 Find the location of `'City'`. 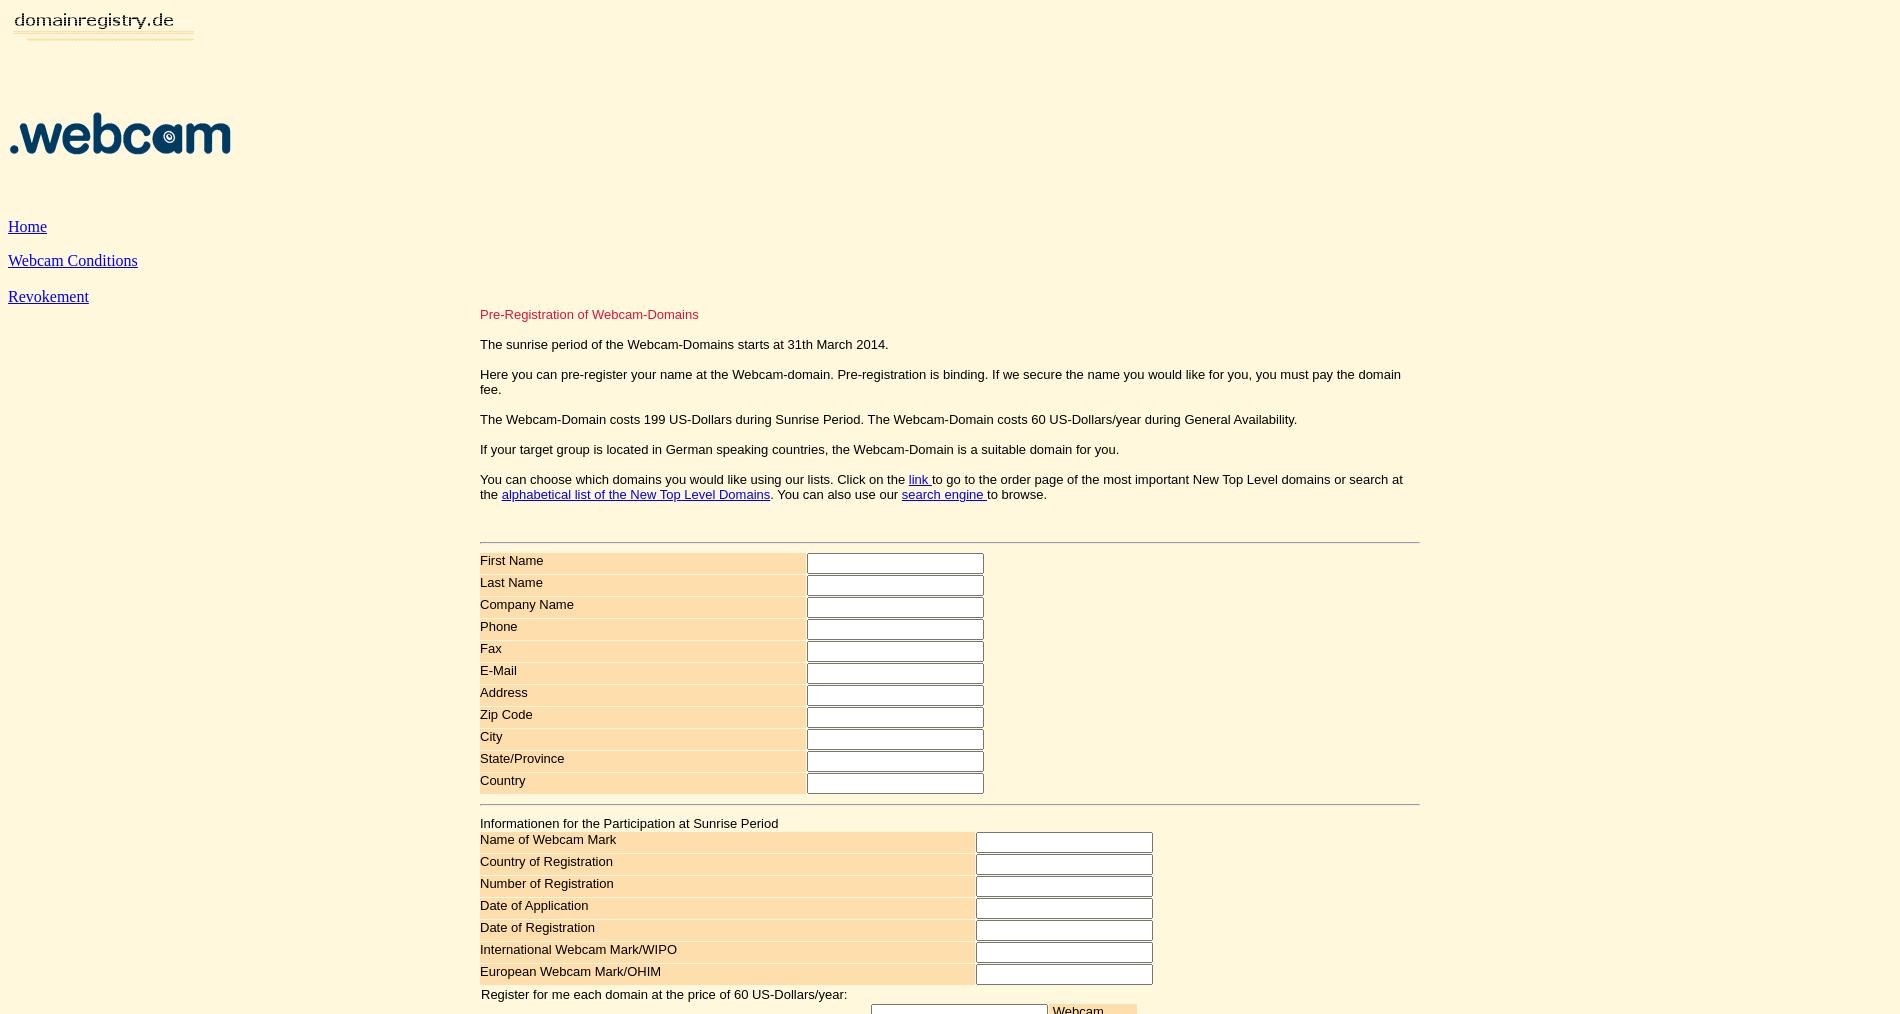

'City' is located at coordinates (490, 735).